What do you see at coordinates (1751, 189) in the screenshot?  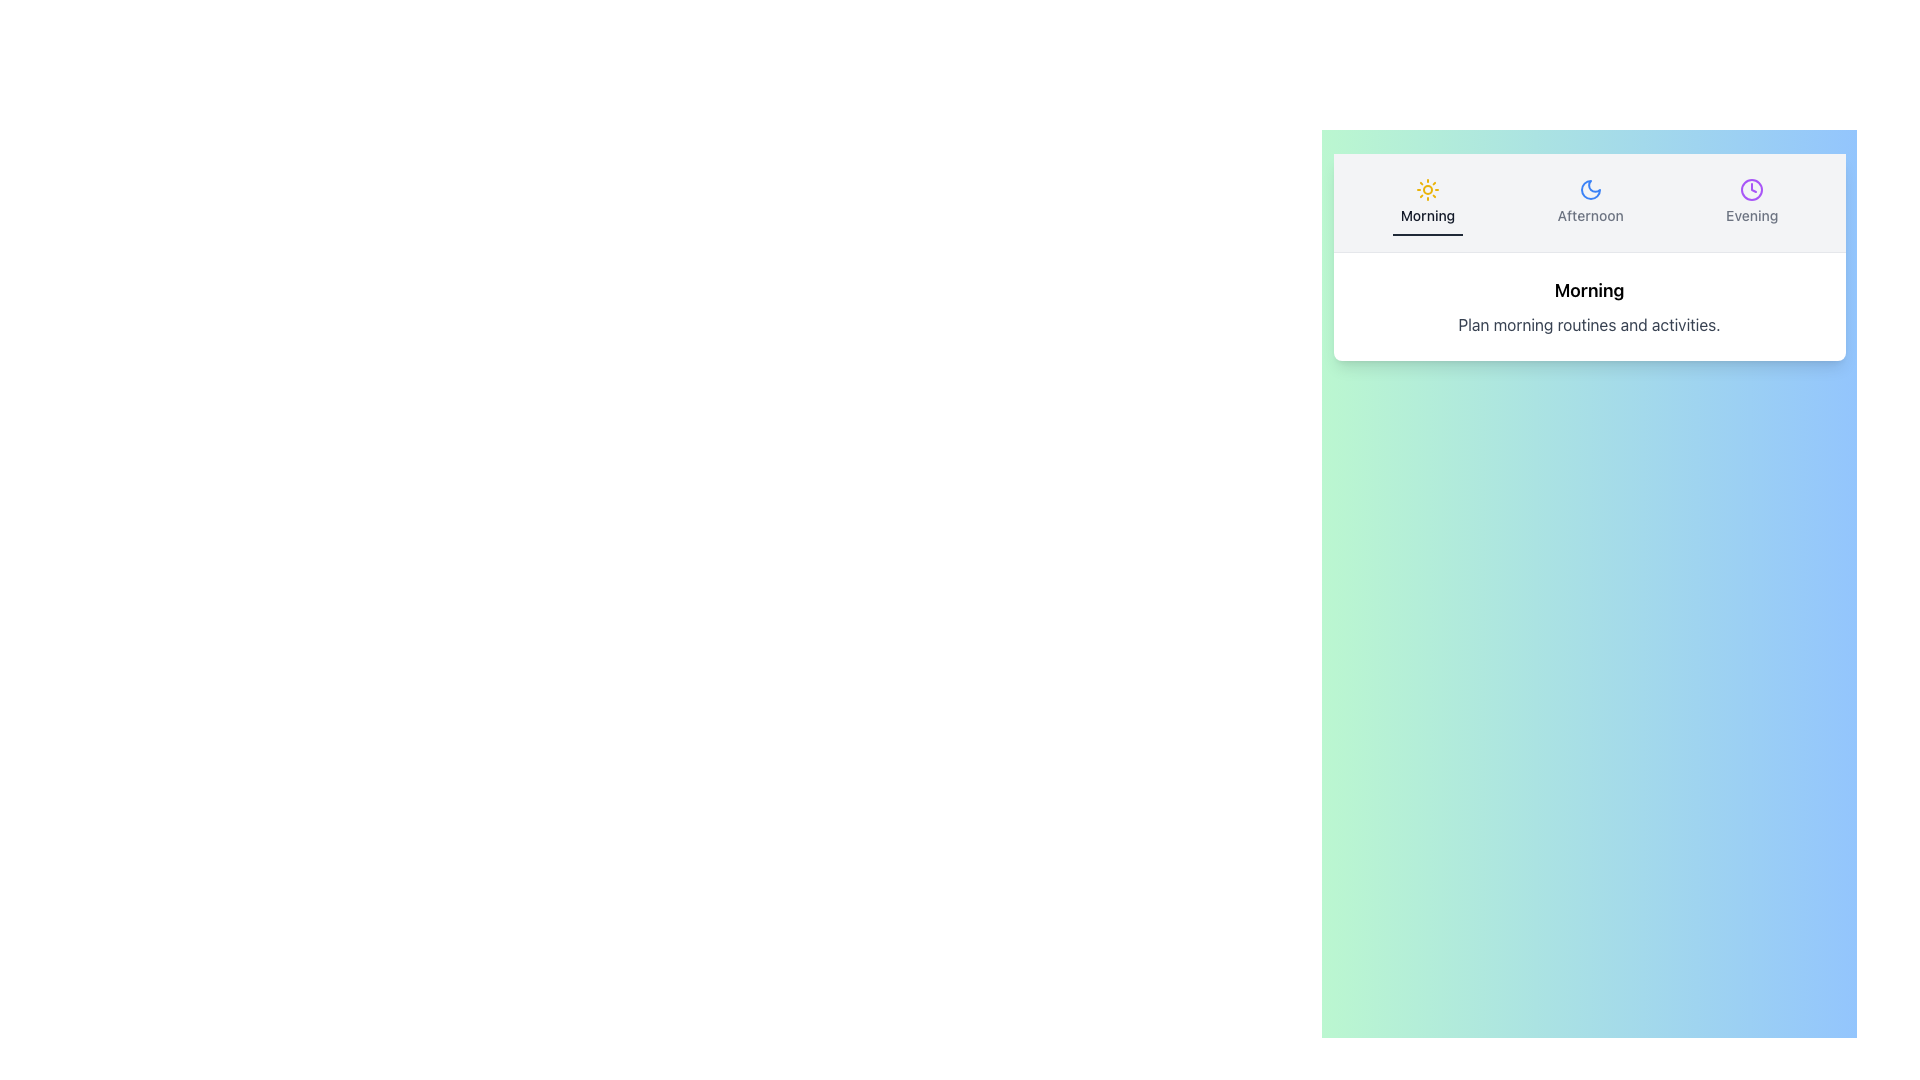 I see `the purple clock icon associated with the 'Evening' label` at bounding box center [1751, 189].